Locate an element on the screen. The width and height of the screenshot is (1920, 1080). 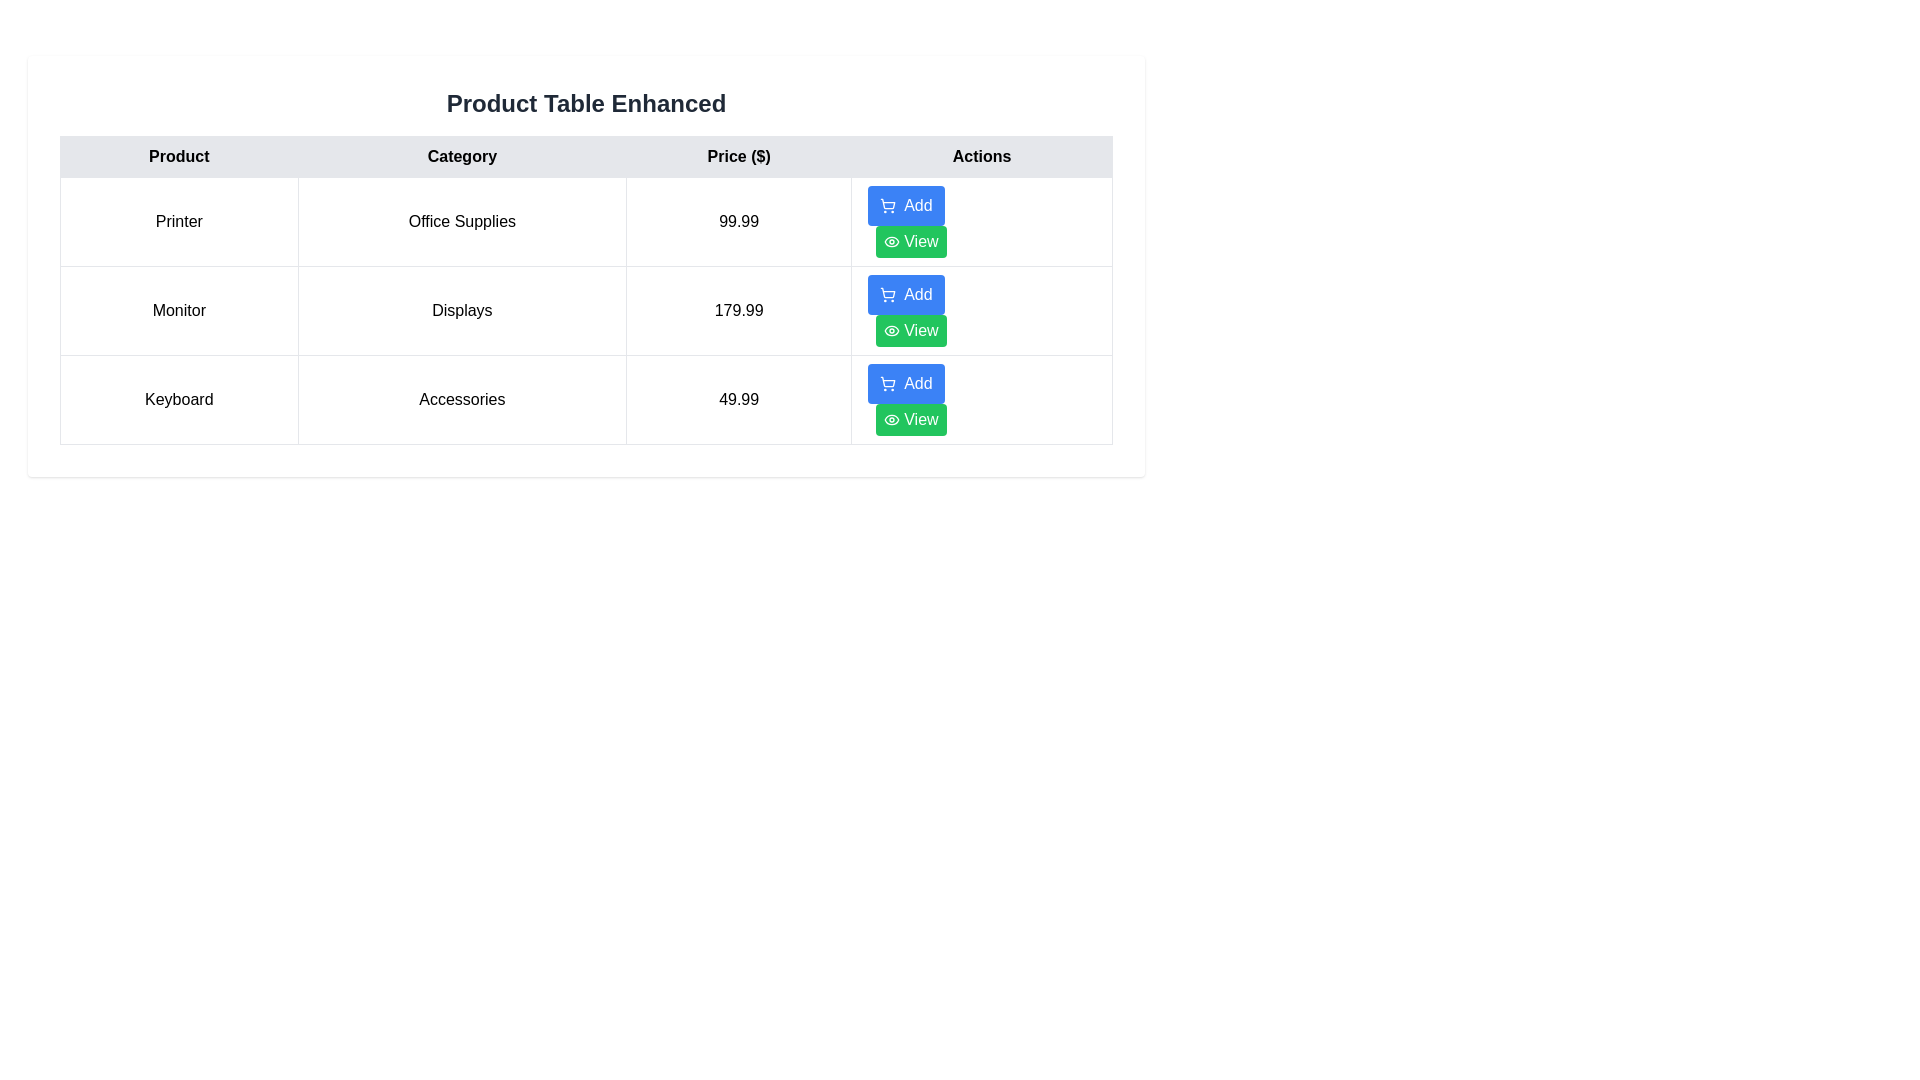
the second row in the table layout, which contains the segments 'Monitor', 'Displays', '179.99', and buttons labeled 'Add' and 'View' is located at coordinates (585, 311).